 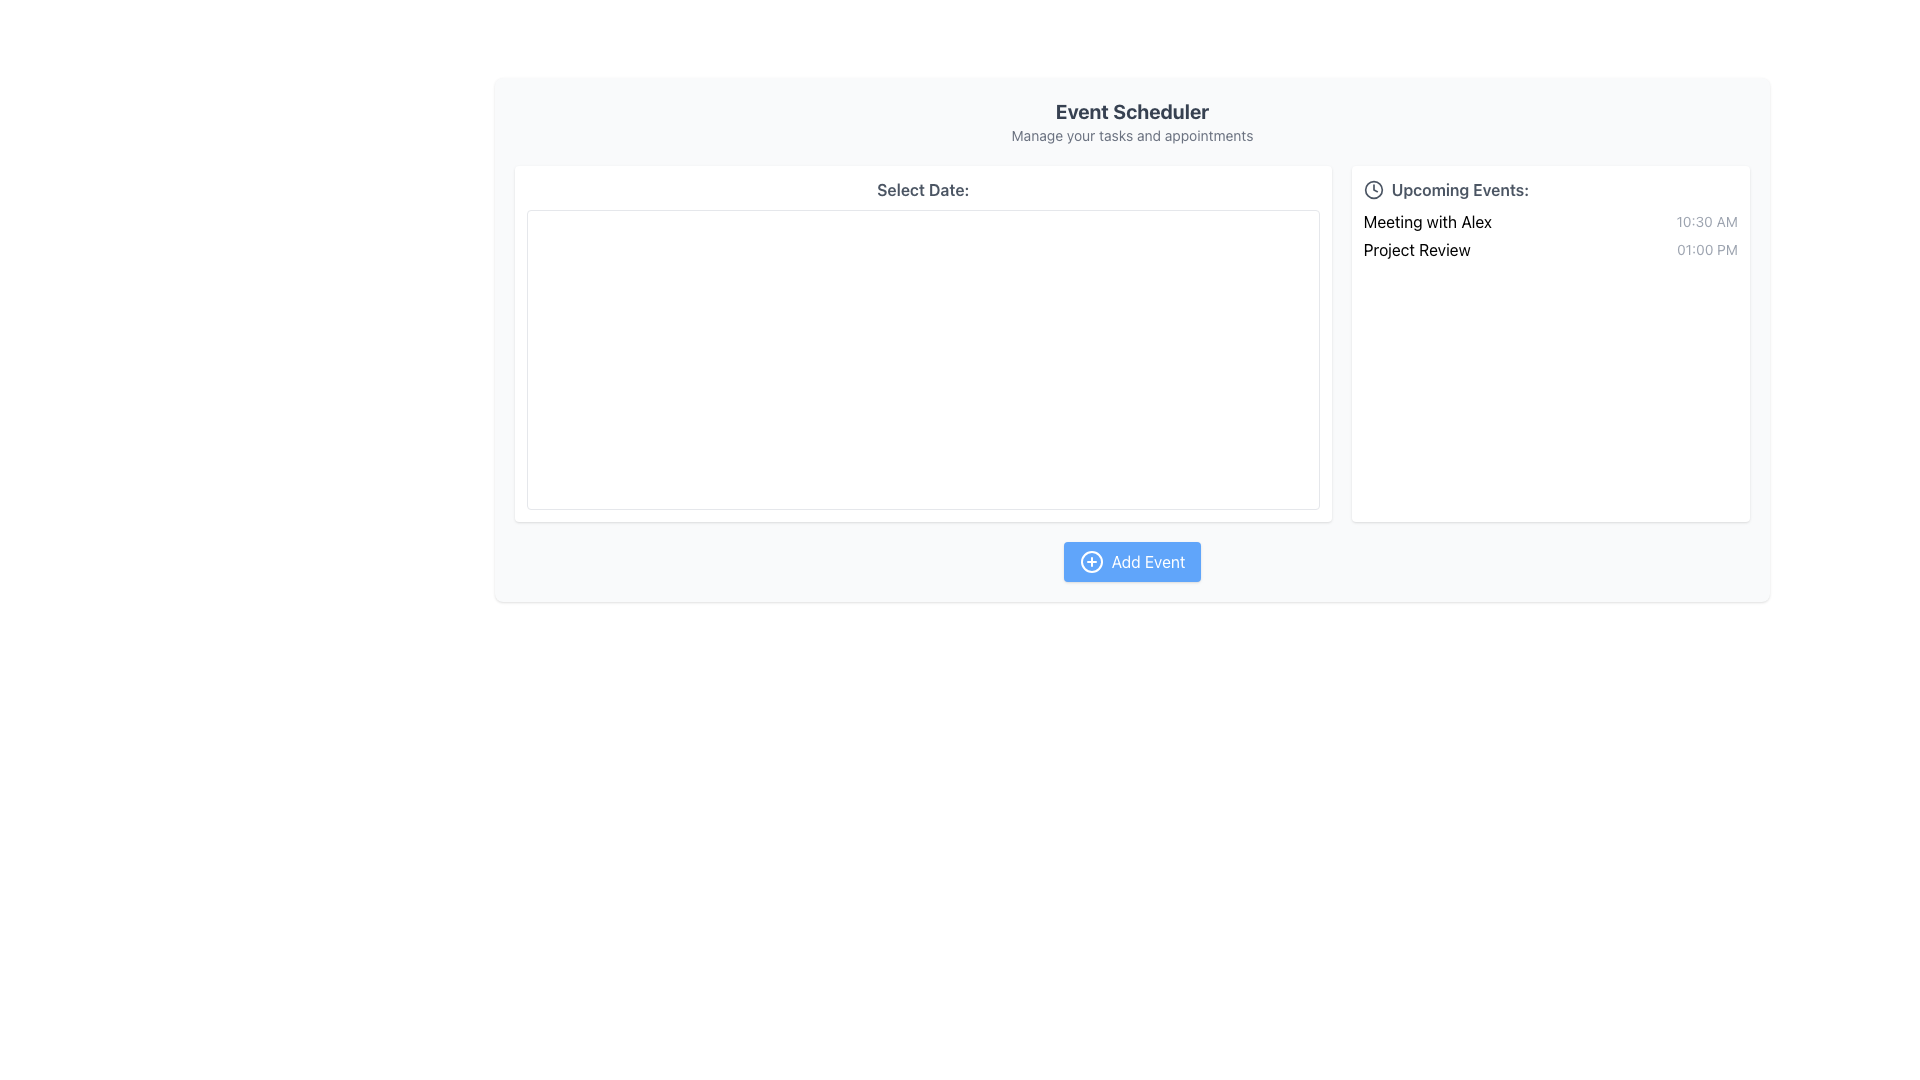 What do you see at coordinates (922, 189) in the screenshot?
I see `text from the Text Label indicating the purpose of the section below it, which is related to selecting a date` at bounding box center [922, 189].